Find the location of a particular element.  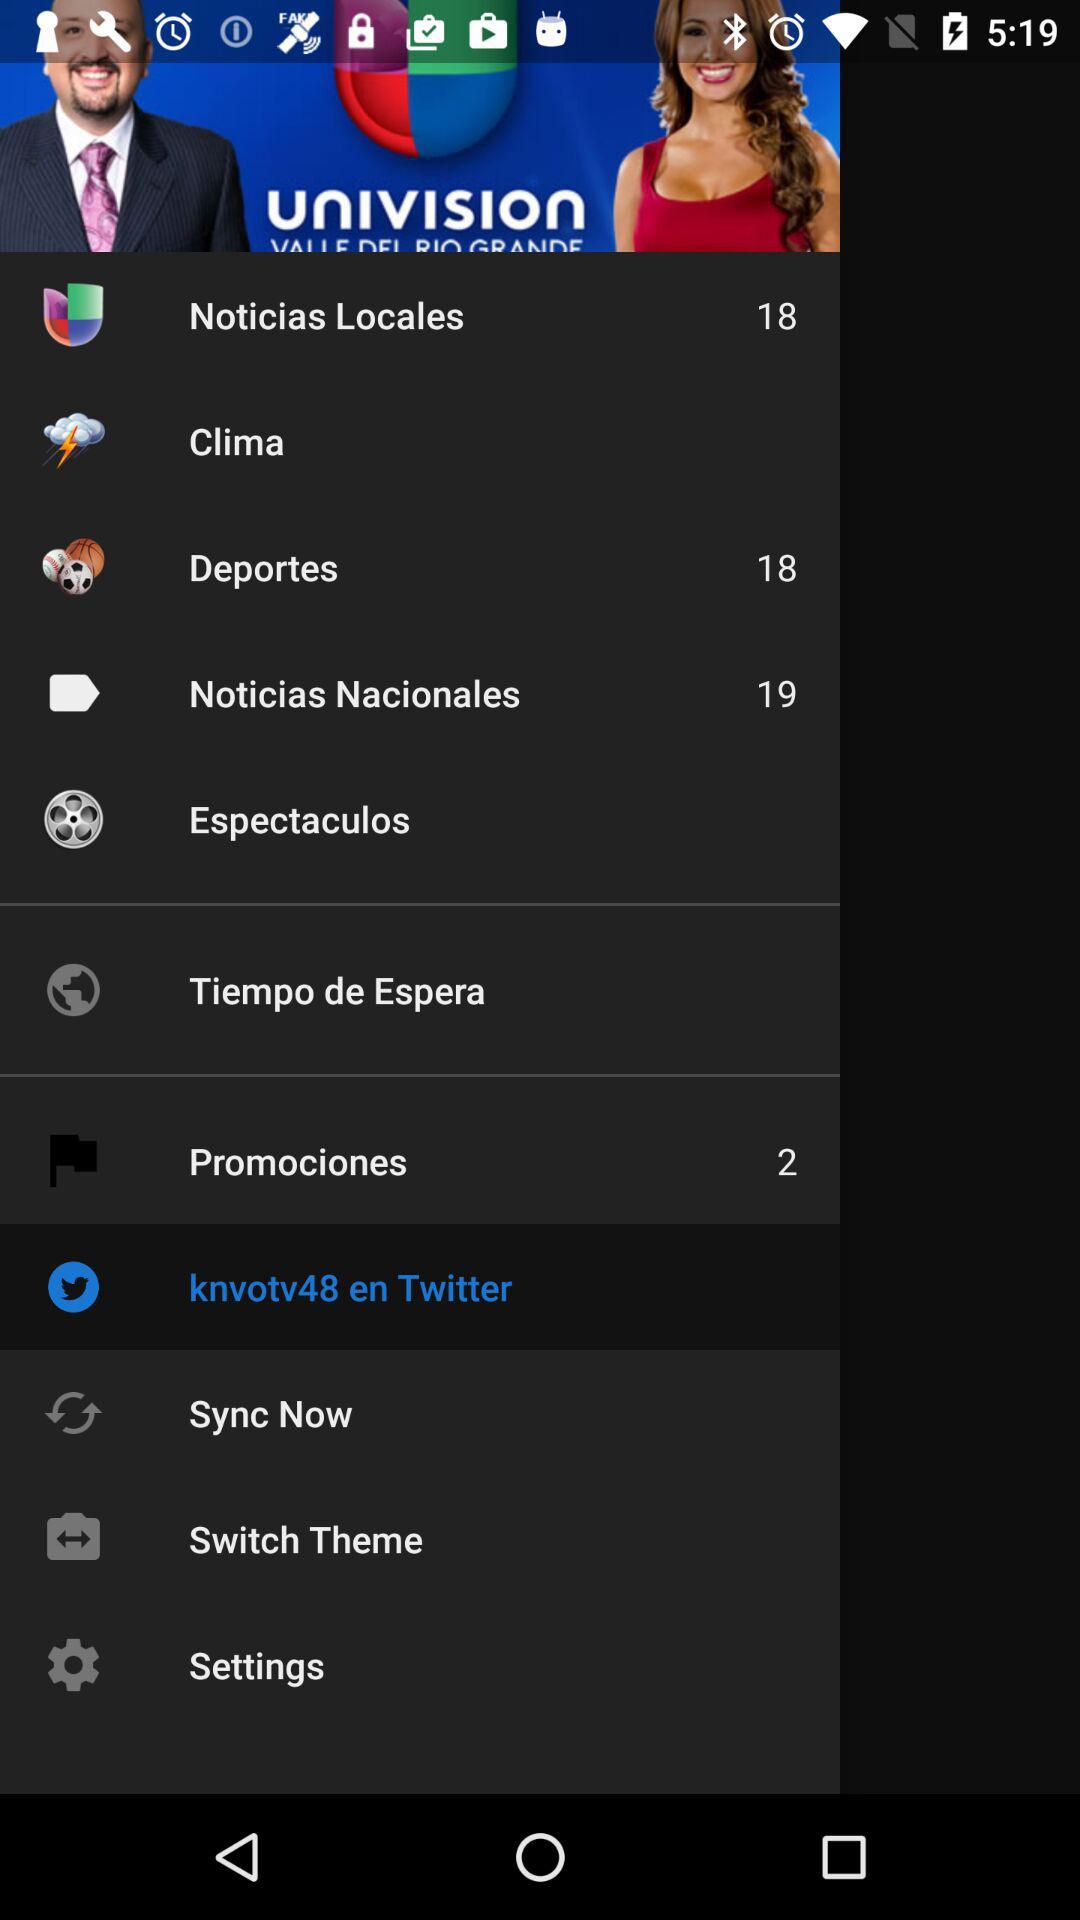

the symbol which is to the left side of noticias nacoinales is located at coordinates (72, 692).